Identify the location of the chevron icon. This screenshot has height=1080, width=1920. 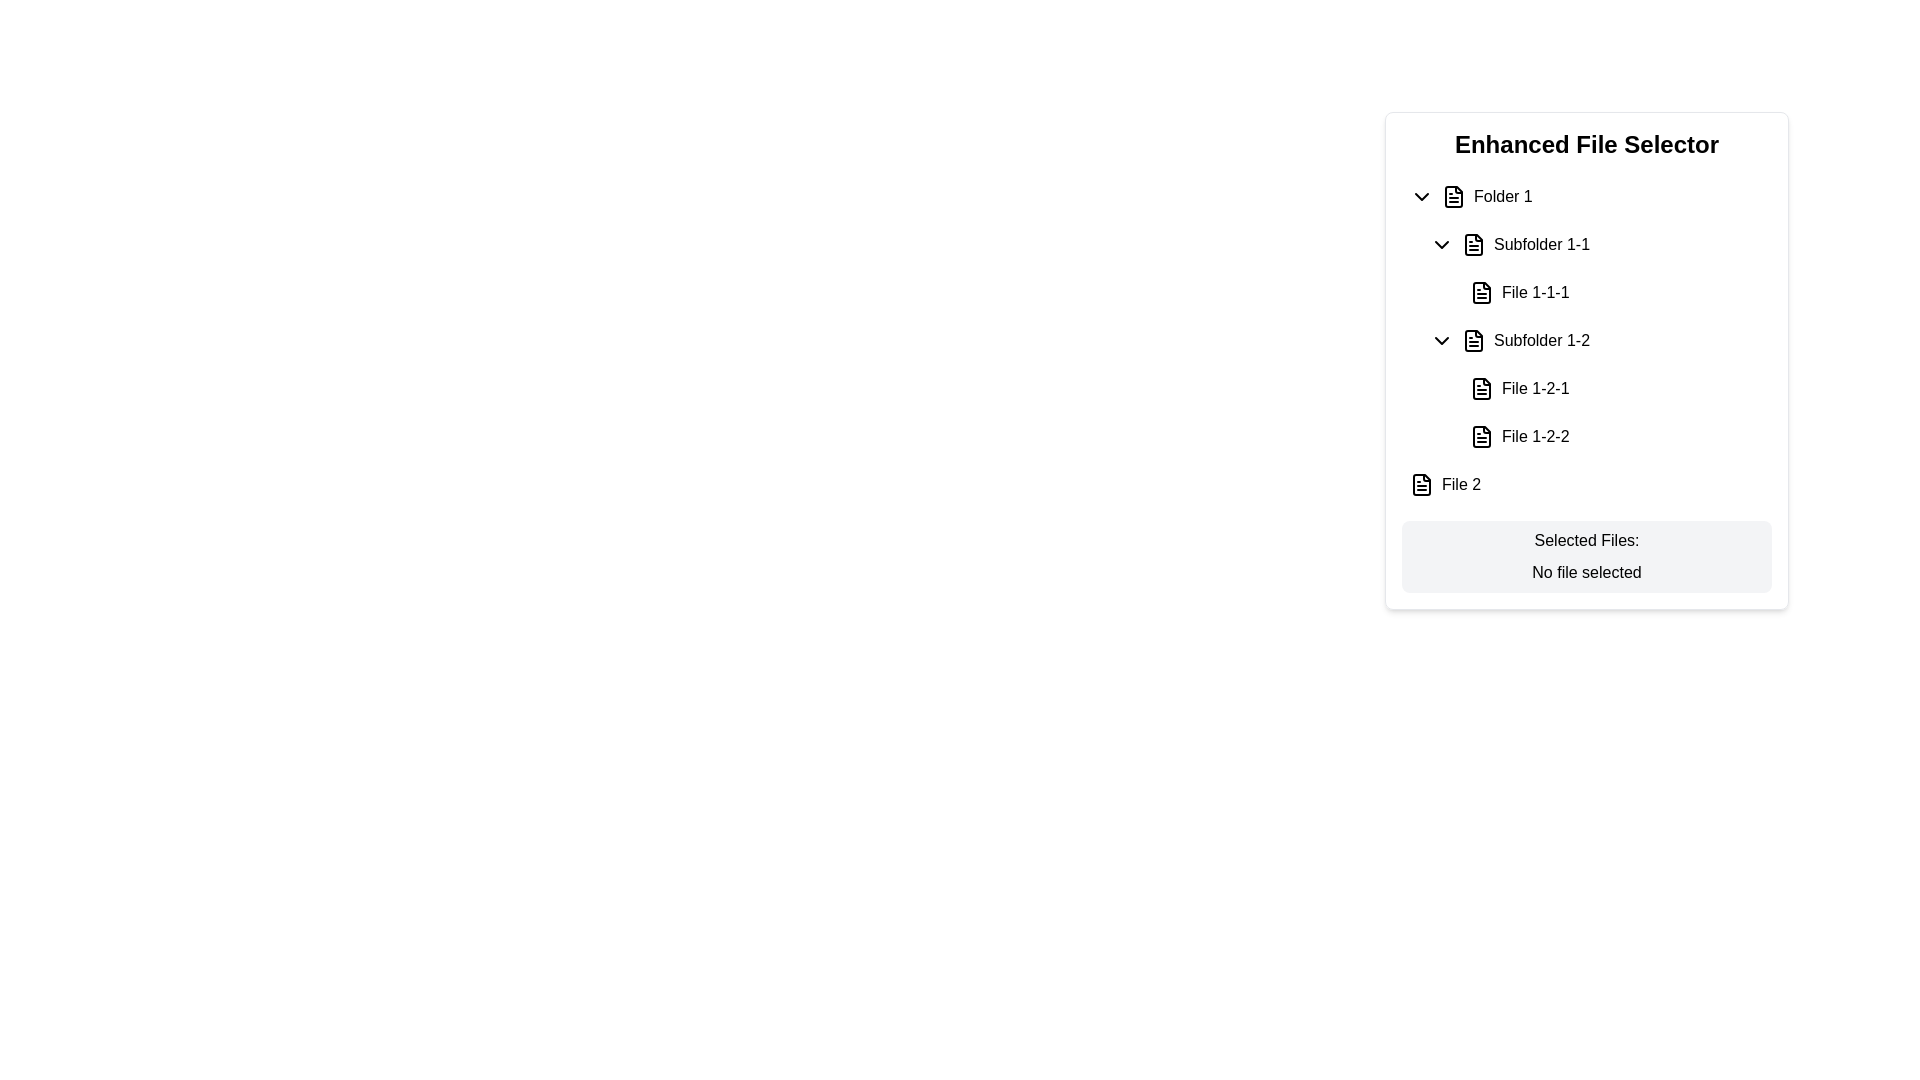
(1441, 339).